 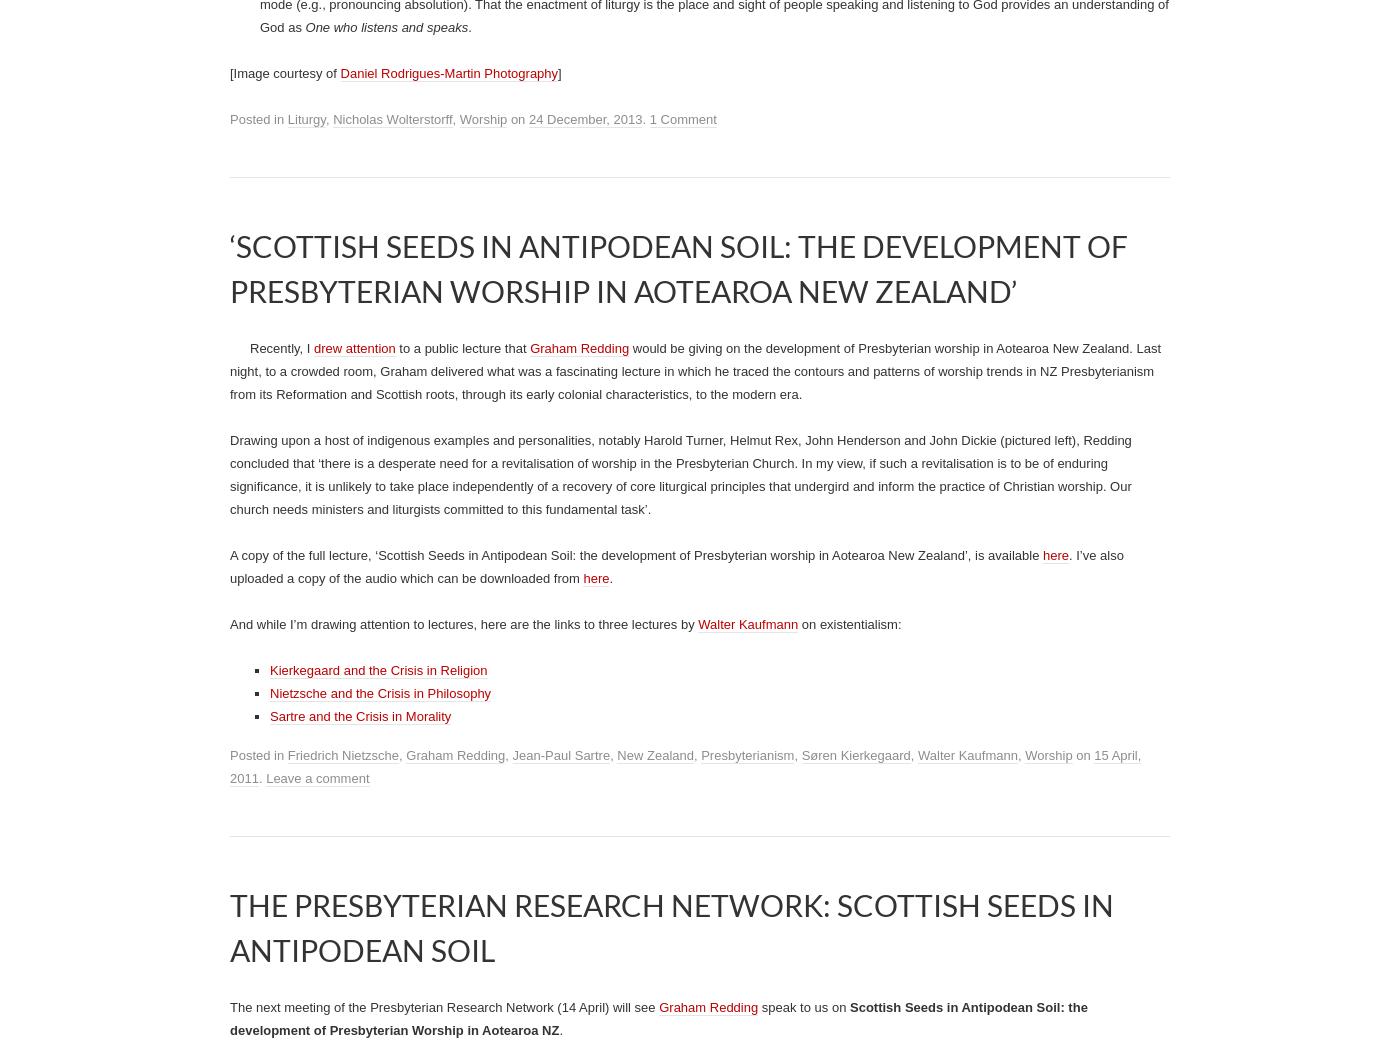 What do you see at coordinates (714, 230) in the screenshot?
I see `'In this first Kantzer lecture, Nicholas Wolterstorff provides the overarching structure to his liturgical project. Using as his main interlocutors liturgical theologians Schmemann and von Allmen, and working at the convergence of Orthodox, Episcopal, Catholic, Lutheran, and Reformed traditions, Wolterstorff expounds his ontology of liturgy as dependent on the enactment of a “script,” the complete set of rules that determine what is a correct liturgy. He argues that the nature and purpose of the church become manifest in the correct enactment of the liturgy. Anticipating future lectures, Wolterstorff suggests that the God implicit in the liturgy is discernible at three levels: the understanding of God implicit in (1) the entire liturgy, (2) the various types of liturgical actions, and (3) the particular content of individual liturgical acts. Thus, Wolterstorff will lend his analytic tools to decode and thereby reveal the theological'` at bounding box center [714, 230].